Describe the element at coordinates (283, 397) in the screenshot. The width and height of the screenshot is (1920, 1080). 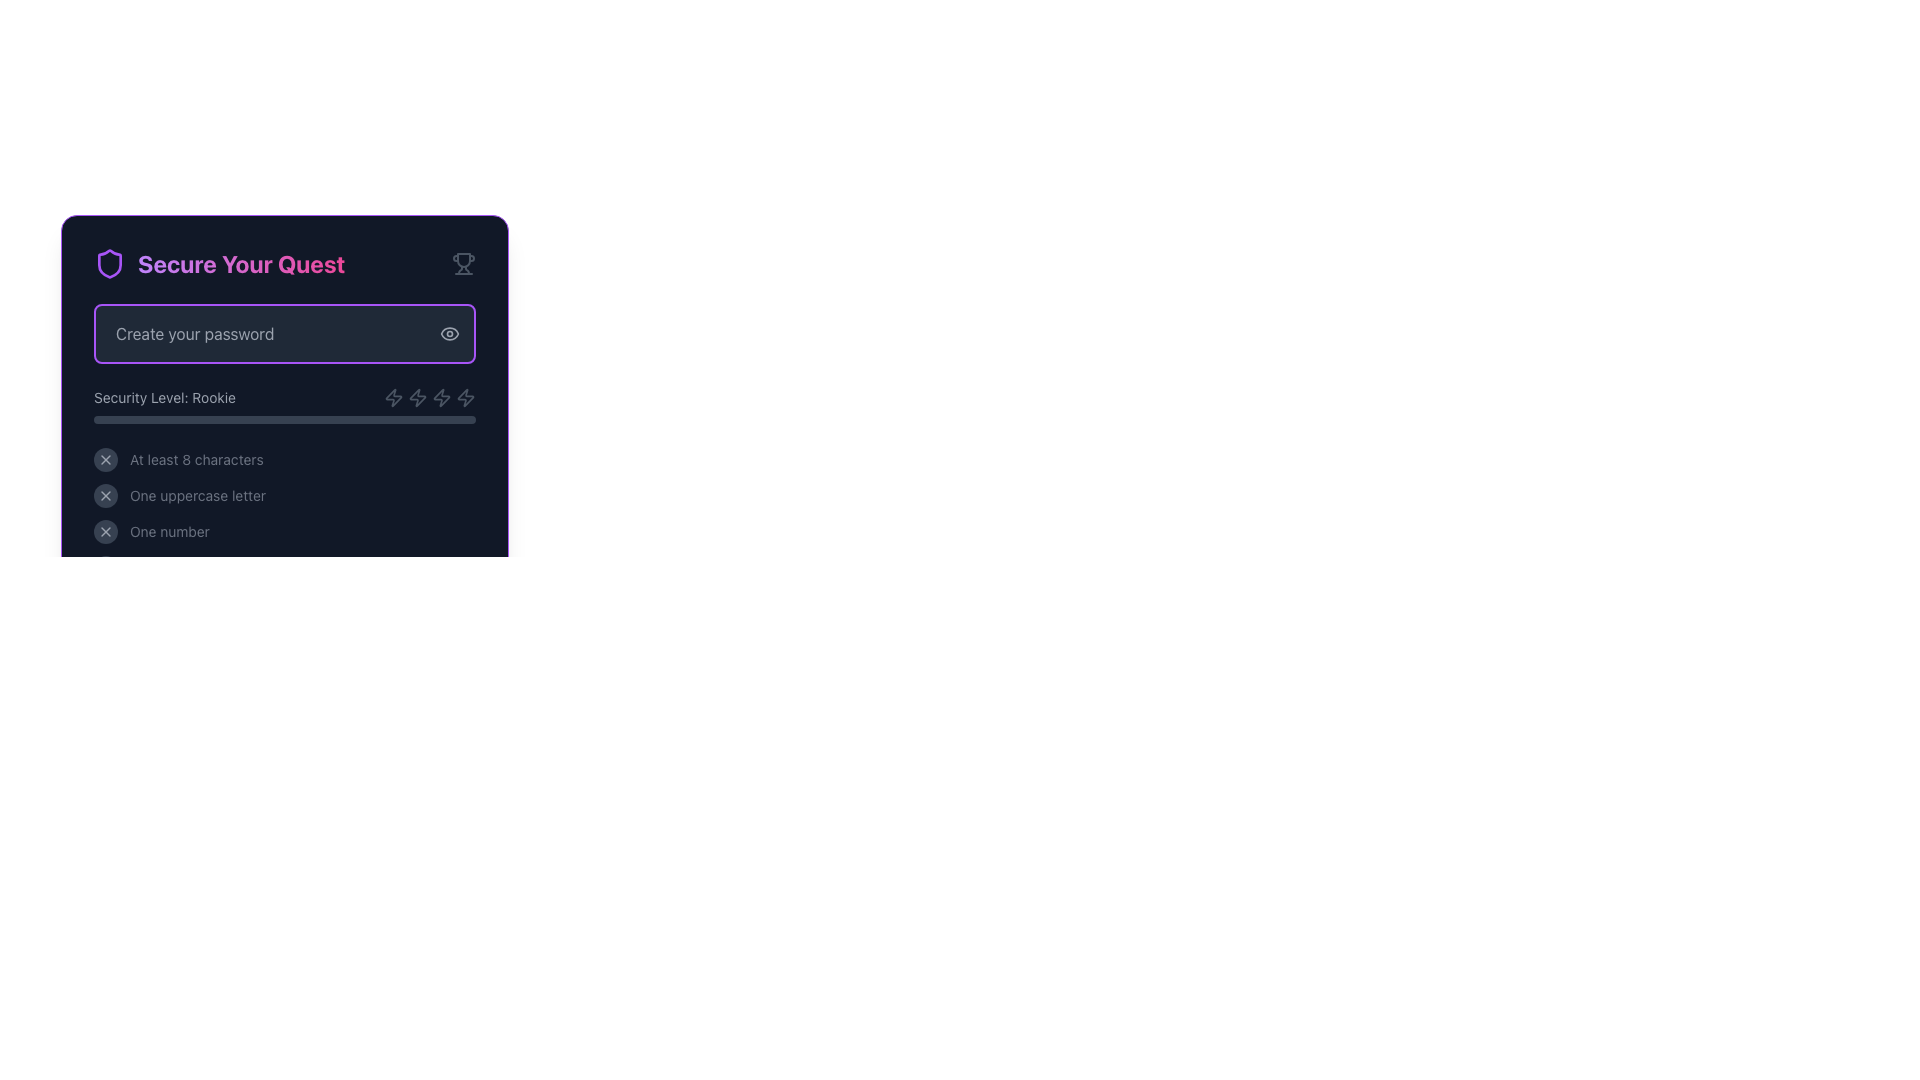
I see `the icons on the informational indicator labeled 'Security Level: Rookie', which is situated beneath the password input field and above the progress bar` at that location.